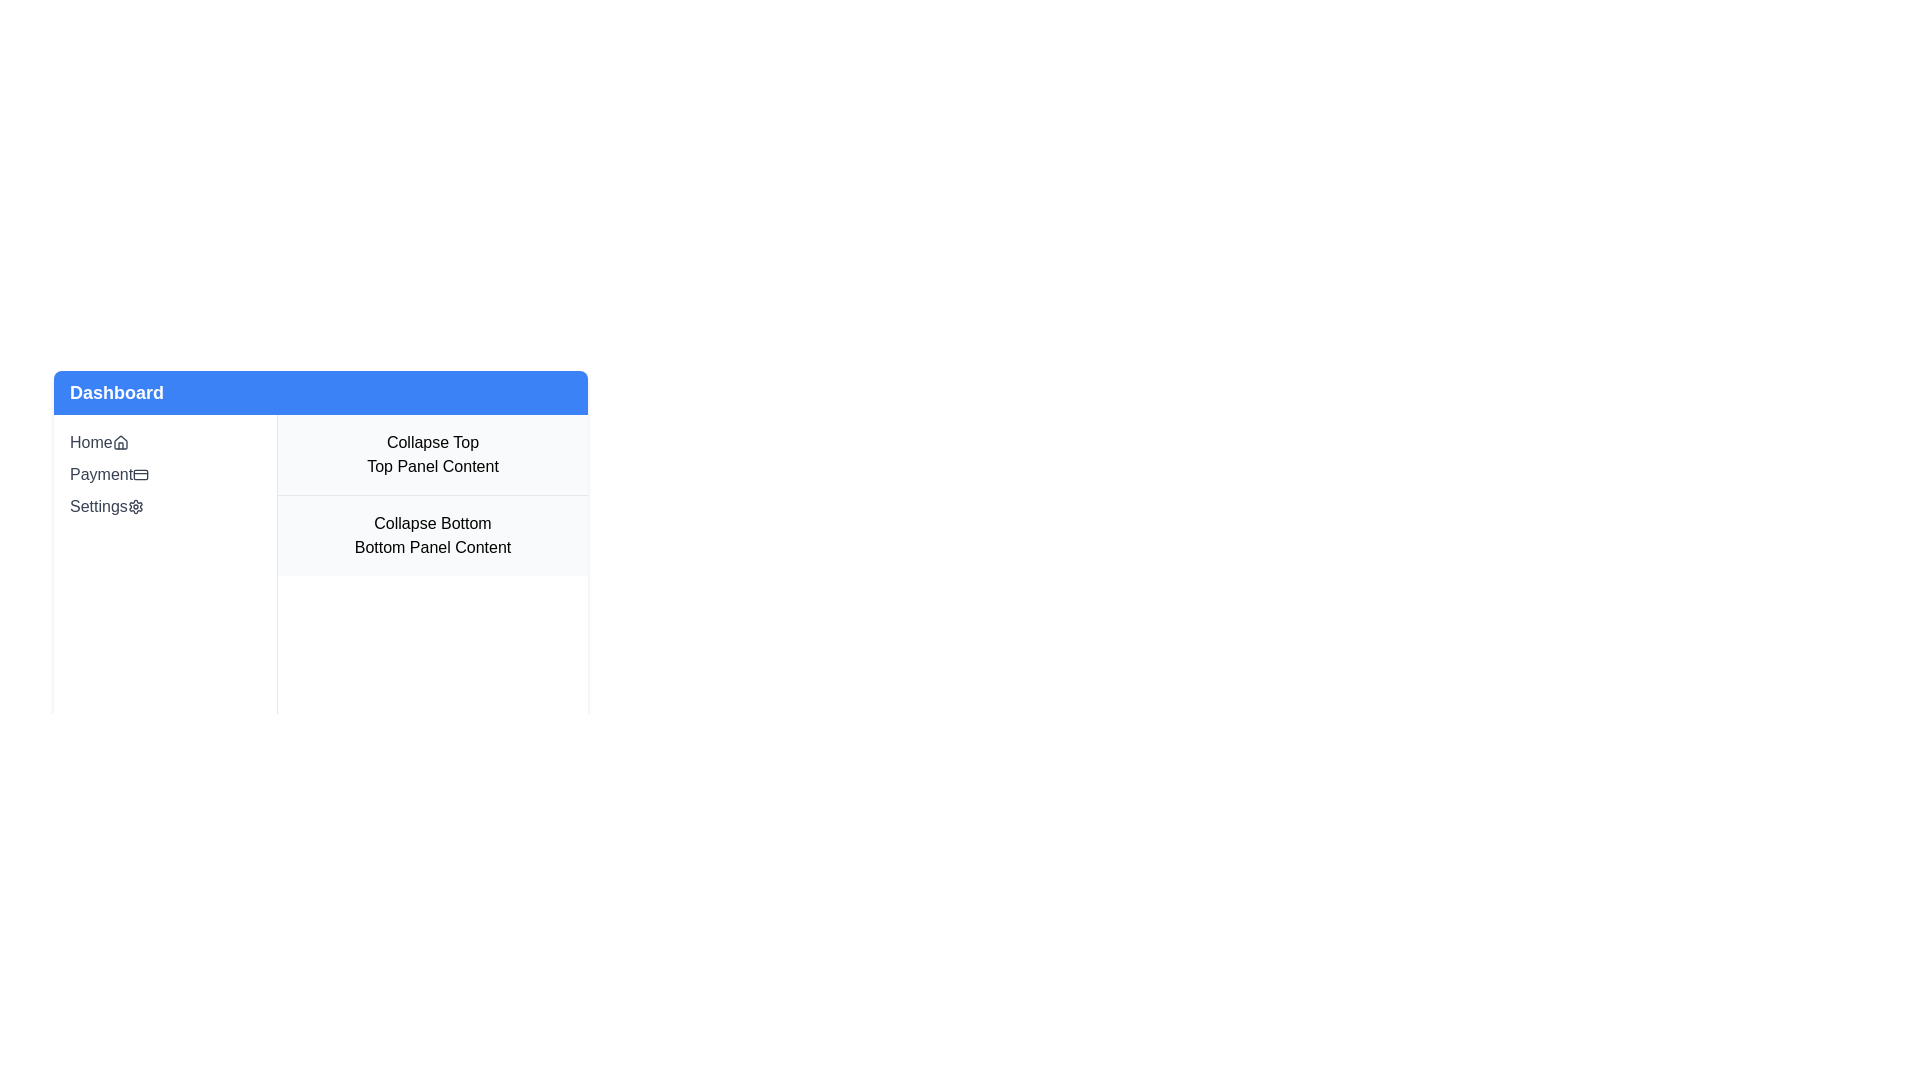  I want to click on the Collapsible Content Section located in the right half of the main interface, so click(431, 592).